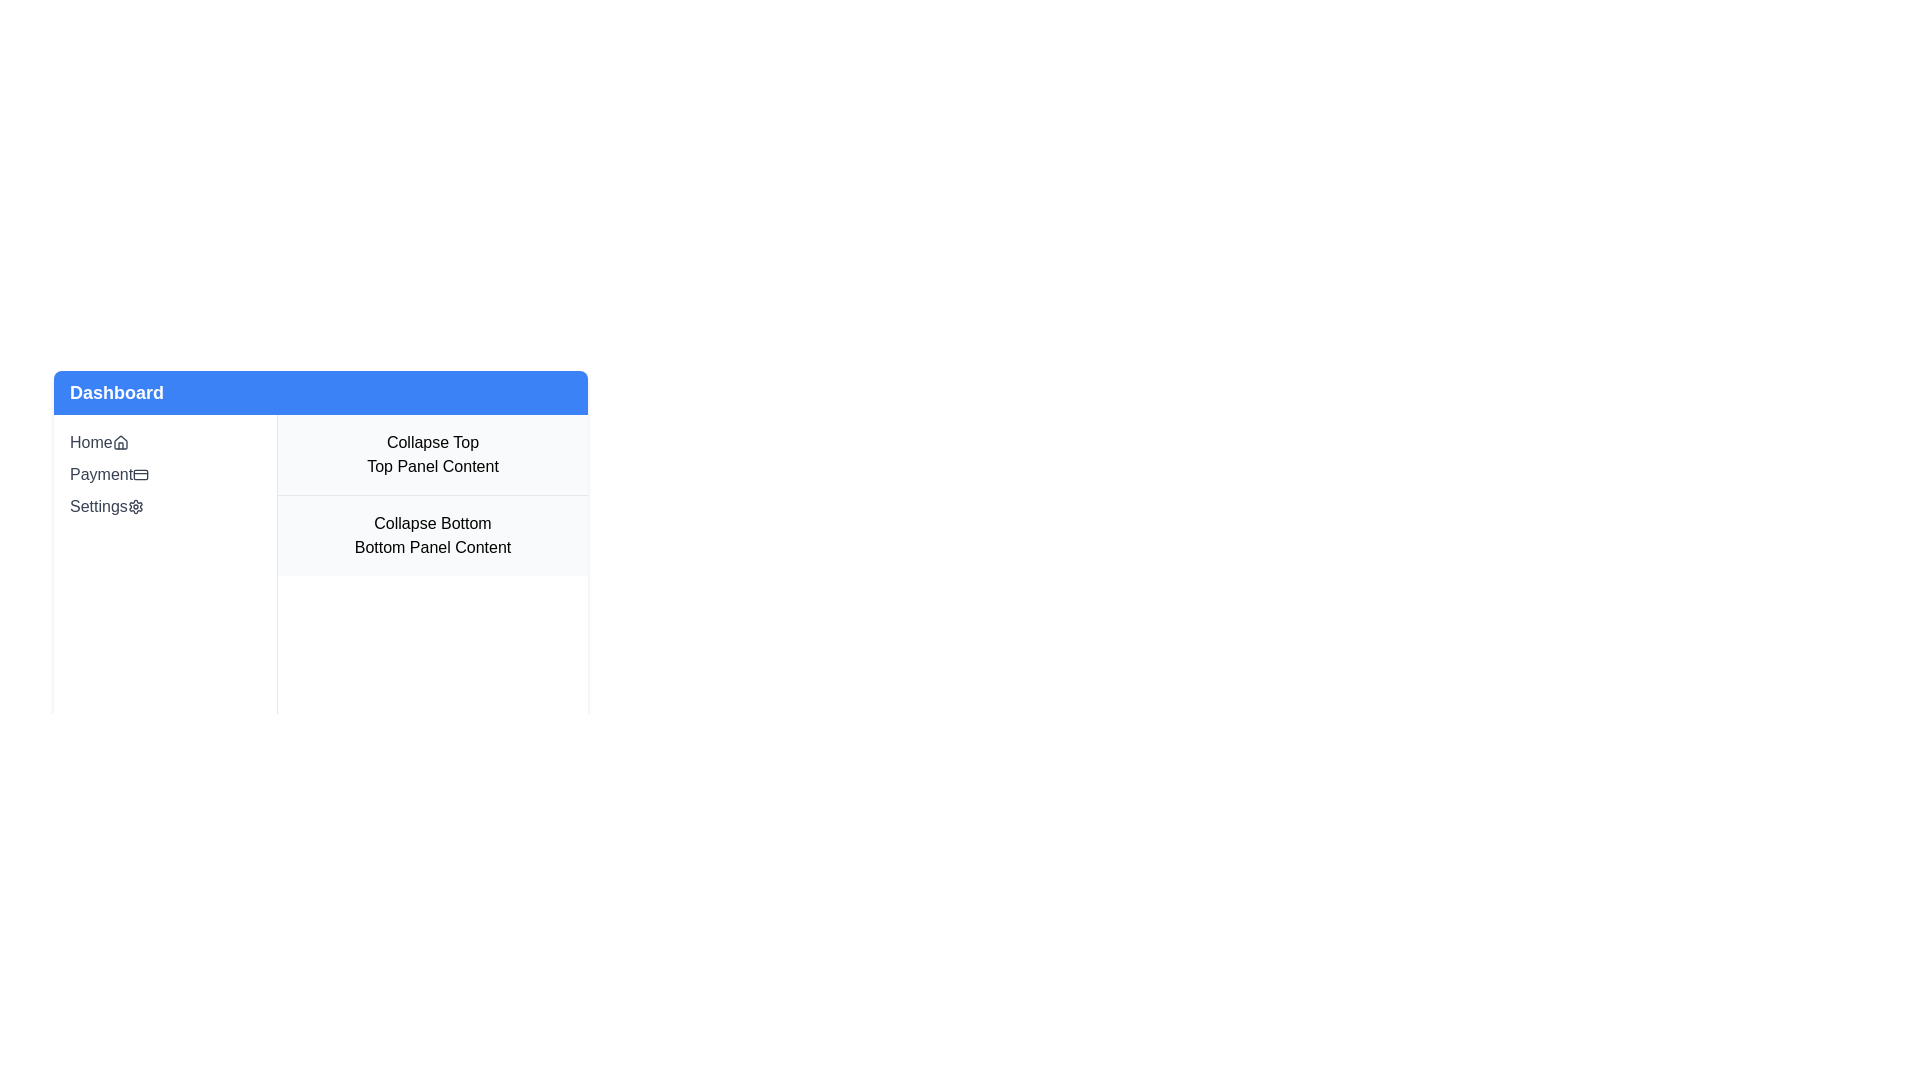  I want to click on the Collapsible Content Section located in the right half of the main interface, so click(431, 592).